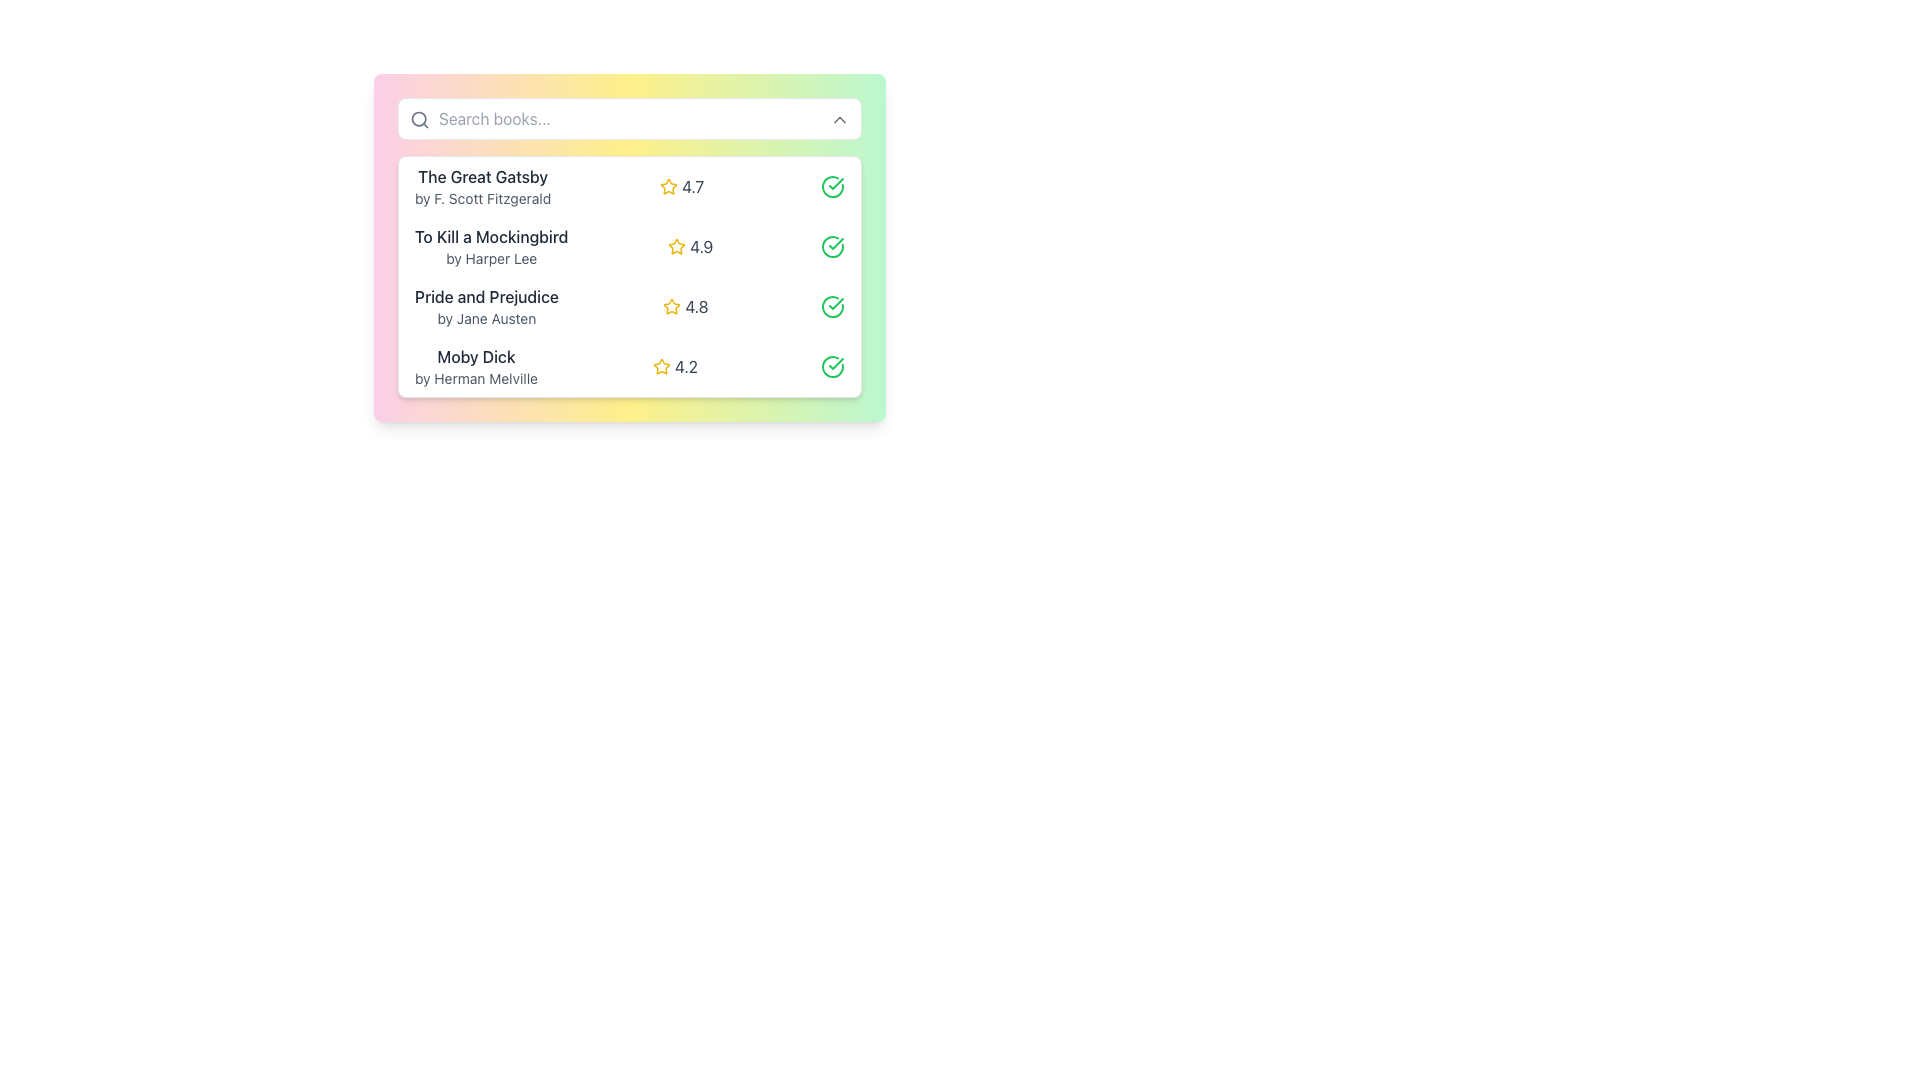  I want to click on the Text Display element that shows the title 'To Kill a Mockingbird' and the author 'by Harper Lee', which is the second item in a list of book entries, so click(491, 245).